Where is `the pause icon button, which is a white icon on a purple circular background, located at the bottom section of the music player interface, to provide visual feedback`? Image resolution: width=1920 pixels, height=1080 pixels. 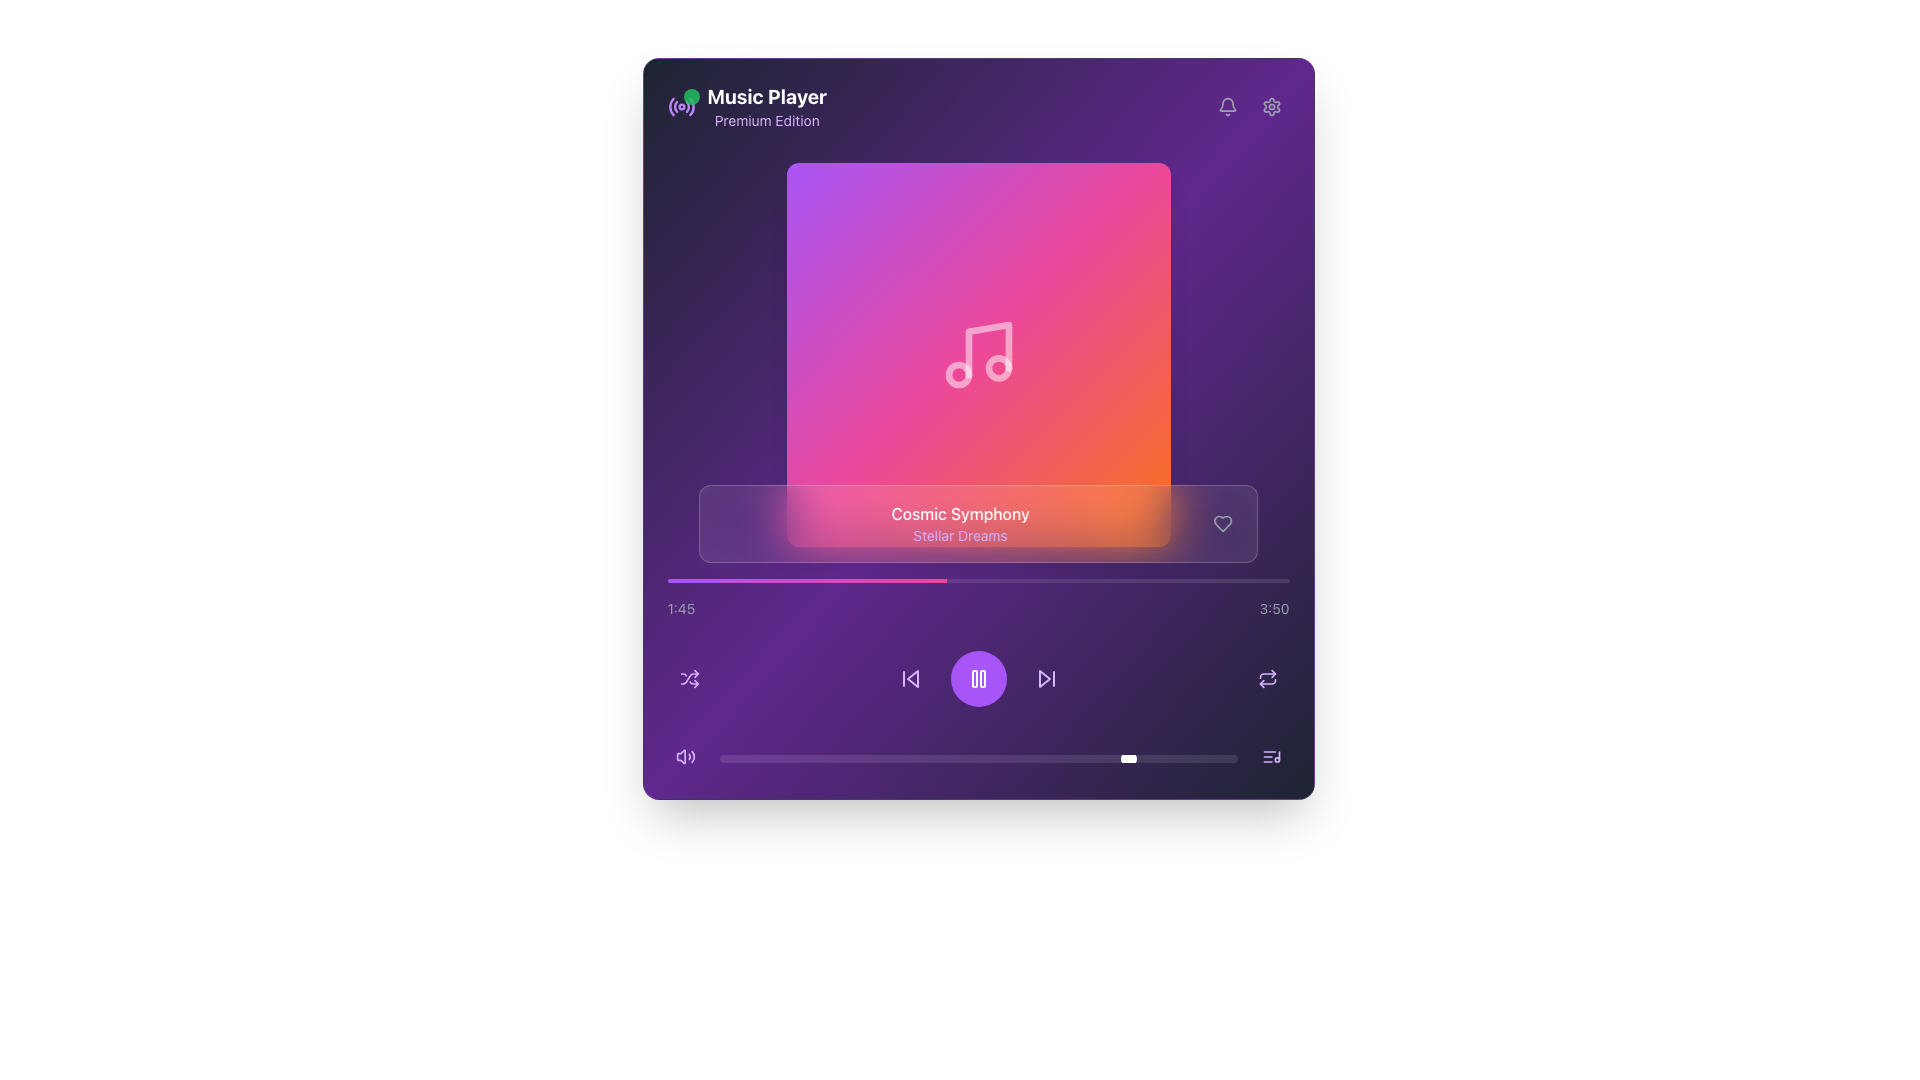
the pause icon button, which is a white icon on a purple circular background, located at the bottom section of the music player interface, to provide visual feedback is located at coordinates (978, 677).